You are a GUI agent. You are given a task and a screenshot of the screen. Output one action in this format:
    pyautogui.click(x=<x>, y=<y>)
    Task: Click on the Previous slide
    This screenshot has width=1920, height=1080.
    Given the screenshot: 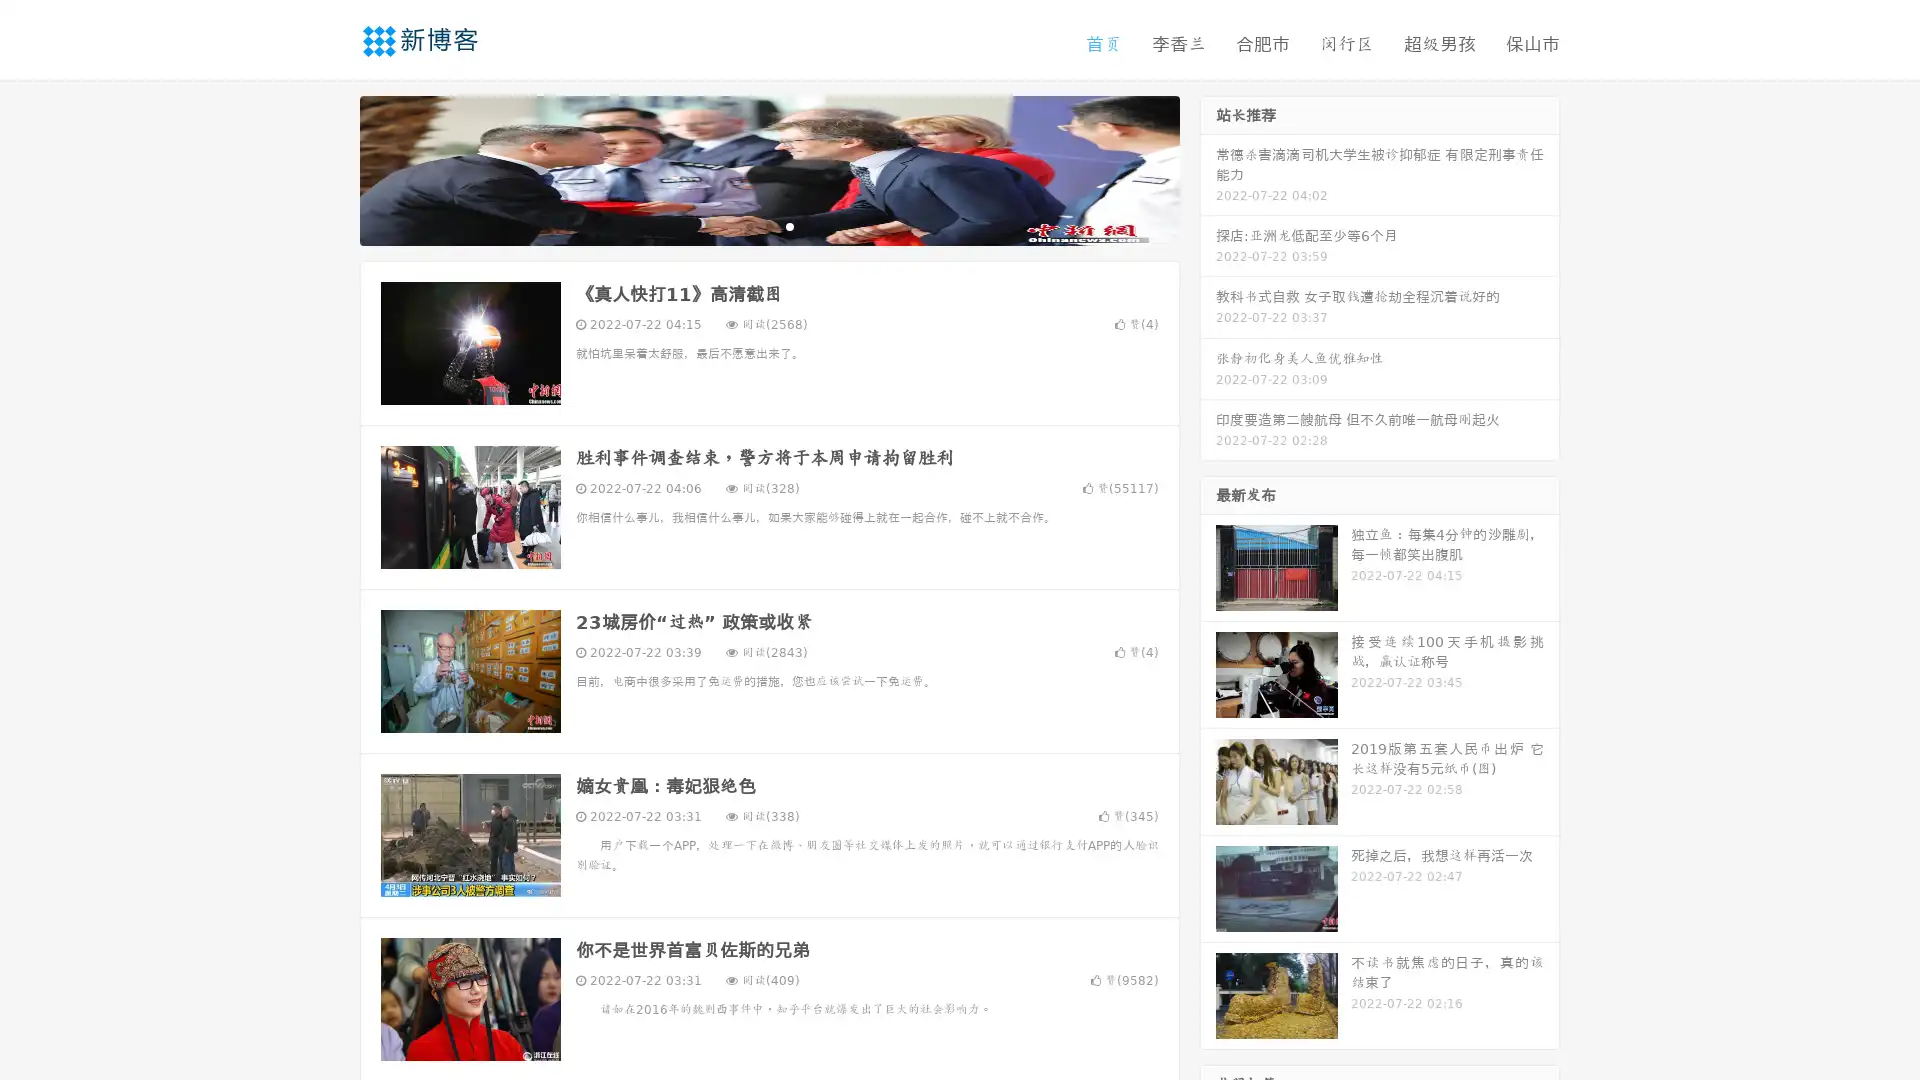 What is the action you would take?
    pyautogui.click(x=330, y=168)
    